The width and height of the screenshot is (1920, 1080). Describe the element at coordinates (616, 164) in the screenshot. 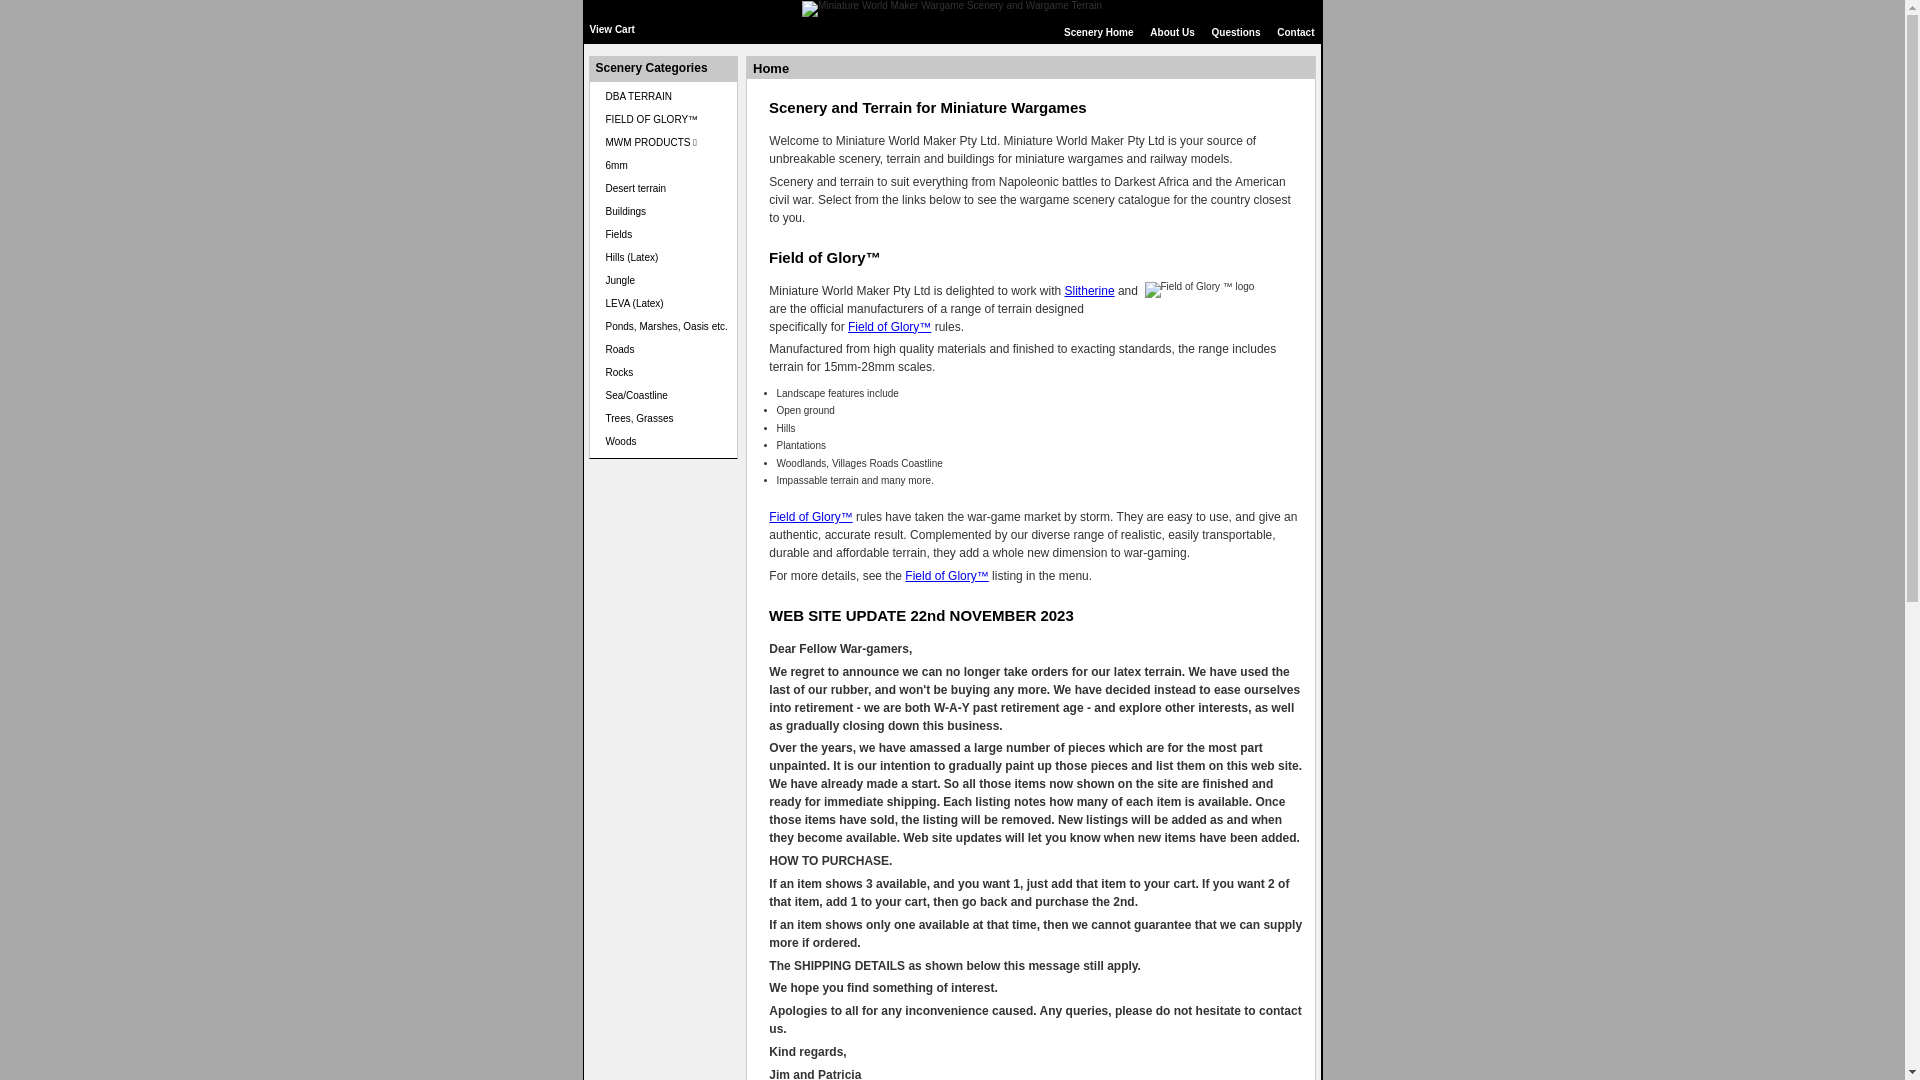

I see `'6mm'` at that location.